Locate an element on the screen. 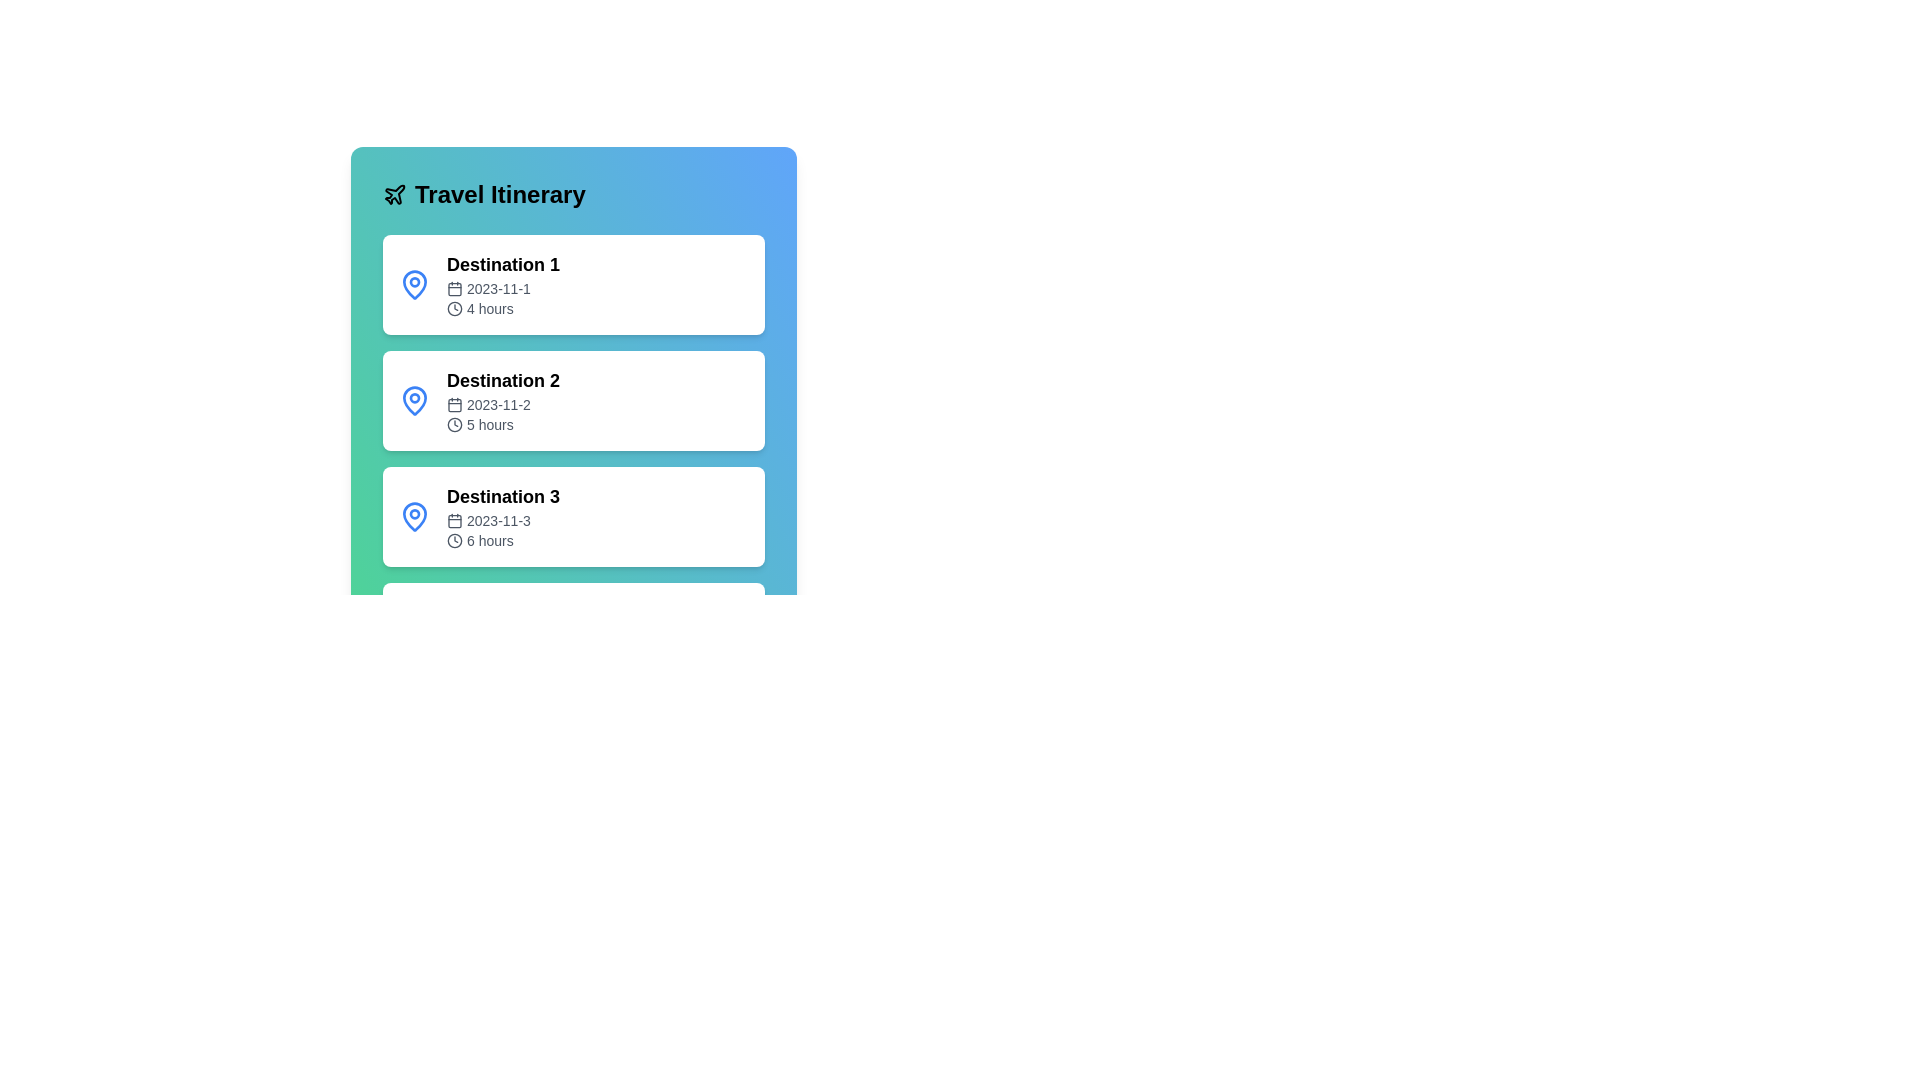 Image resolution: width=1920 pixels, height=1080 pixels. the blue map pin icon representing 'Destination 3' located within its card, which is to the left of the title is located at coordinates (413, 515).